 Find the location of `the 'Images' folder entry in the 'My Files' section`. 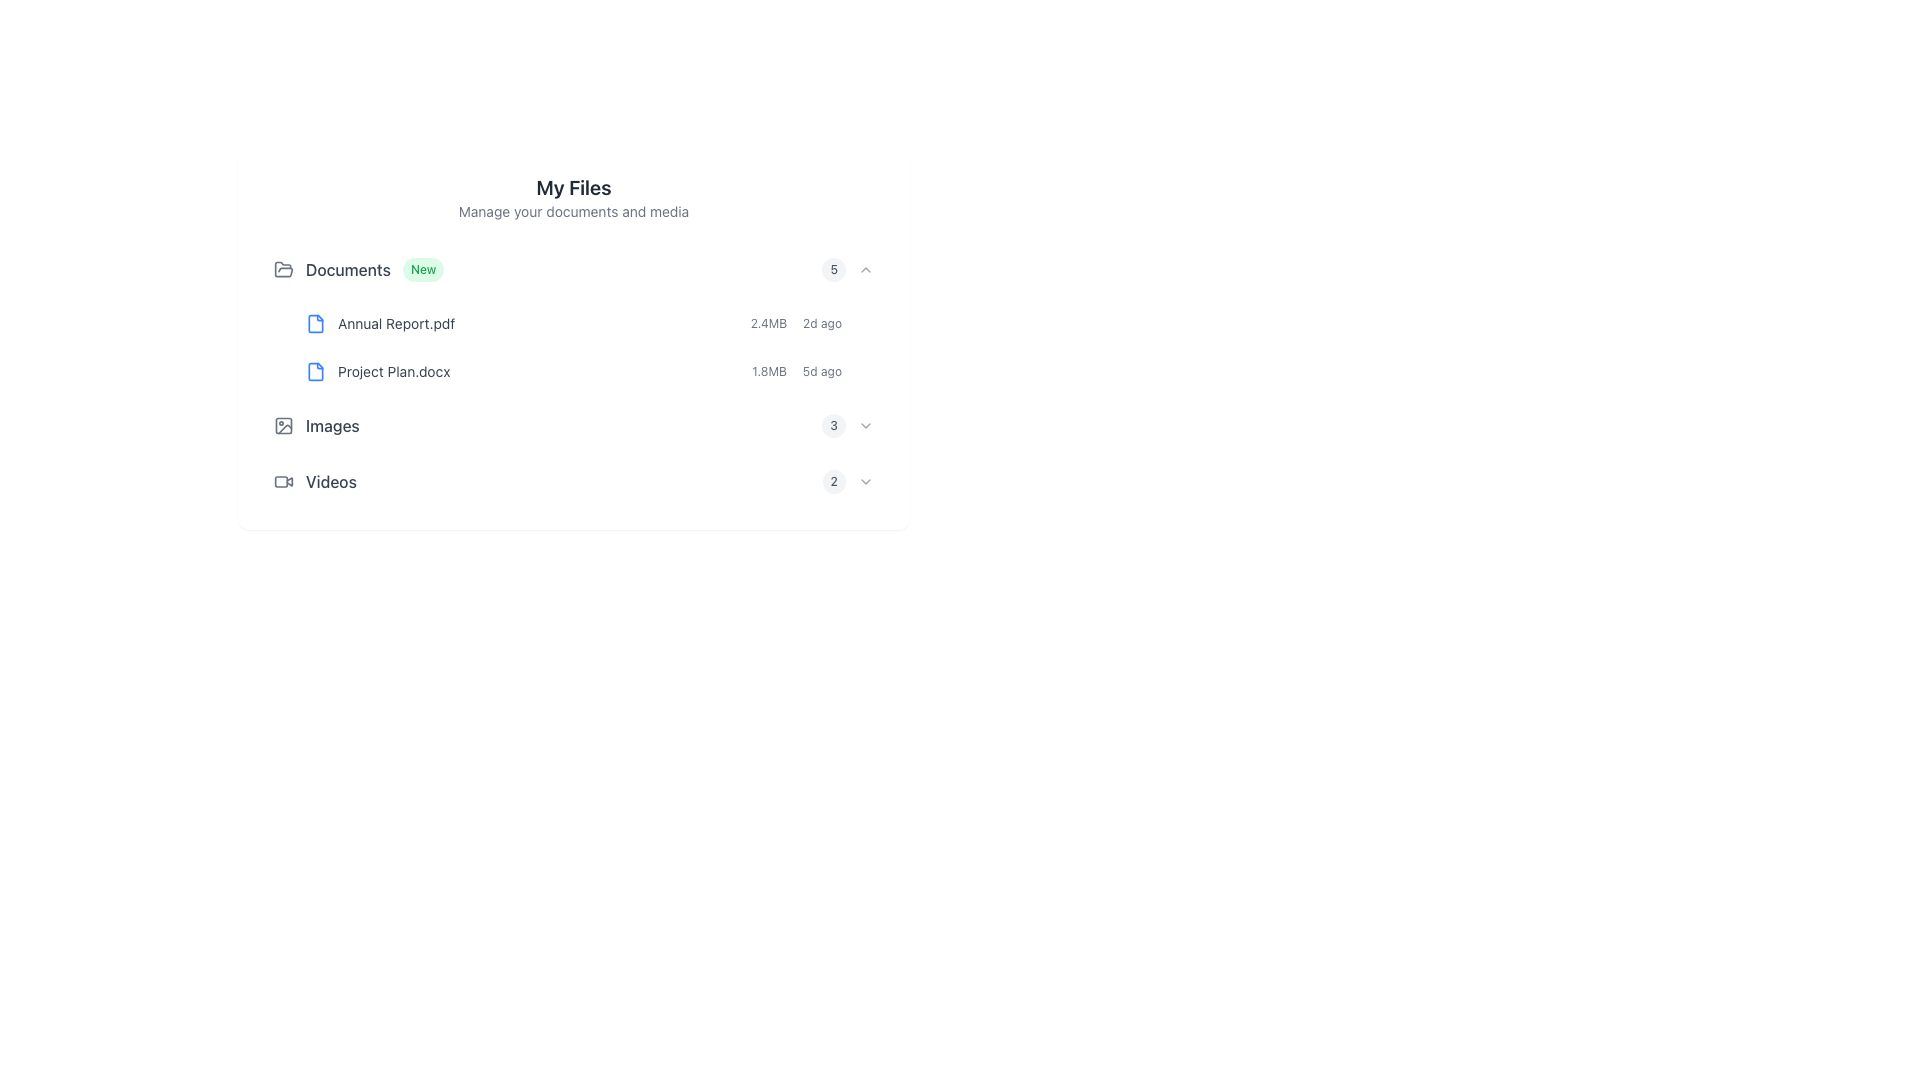

the 'Images' folder entry in the 'My Files' section is located at coordinates (573, 424).